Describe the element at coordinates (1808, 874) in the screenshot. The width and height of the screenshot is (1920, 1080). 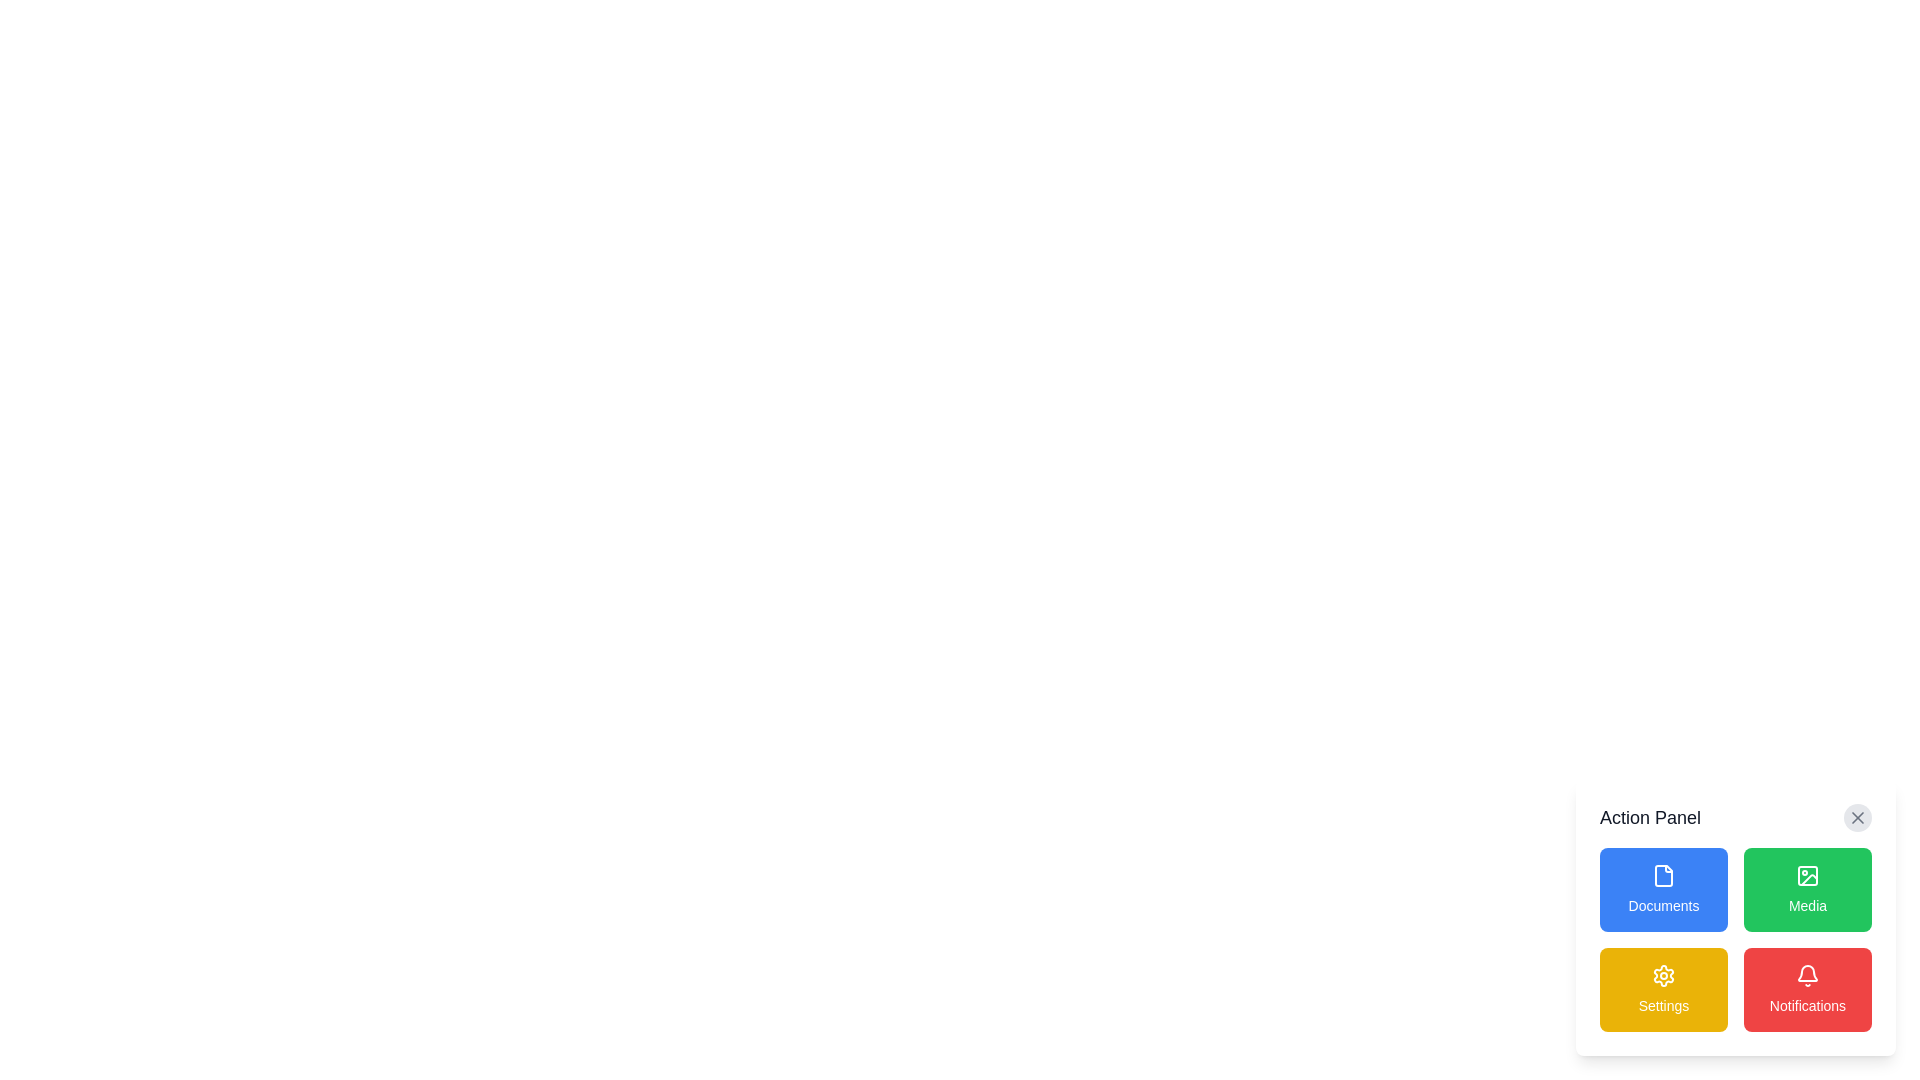
I see `the media icon, which is a compact monochrome icon with a rectangular outline, circle, and diagonal line, located within the green 'Media' button in the top-right section of the action panel` at that location.